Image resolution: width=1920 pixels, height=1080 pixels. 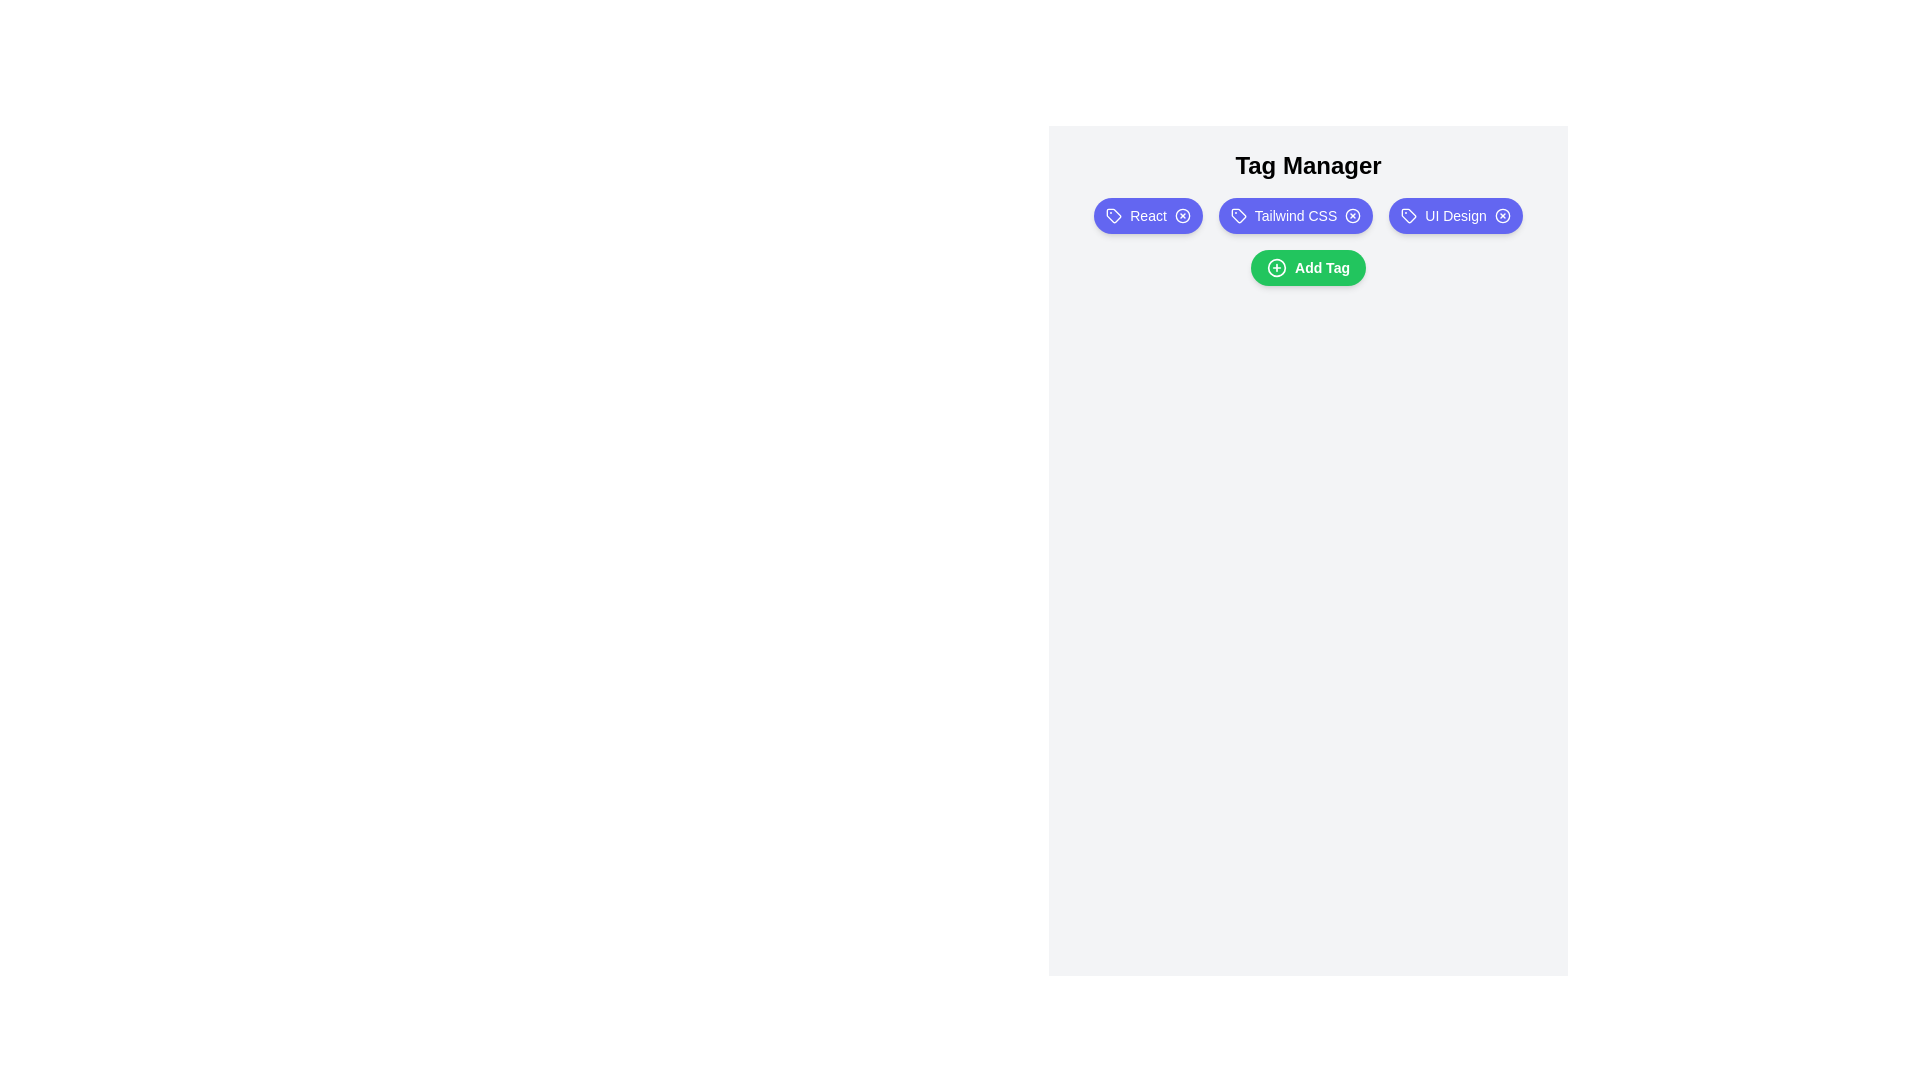 What do you see at coordinates (1502, 216) in the screenshot?
I see `the tag labeled UI Design by clicking its remove icon` at bounding box center [1502, 216].